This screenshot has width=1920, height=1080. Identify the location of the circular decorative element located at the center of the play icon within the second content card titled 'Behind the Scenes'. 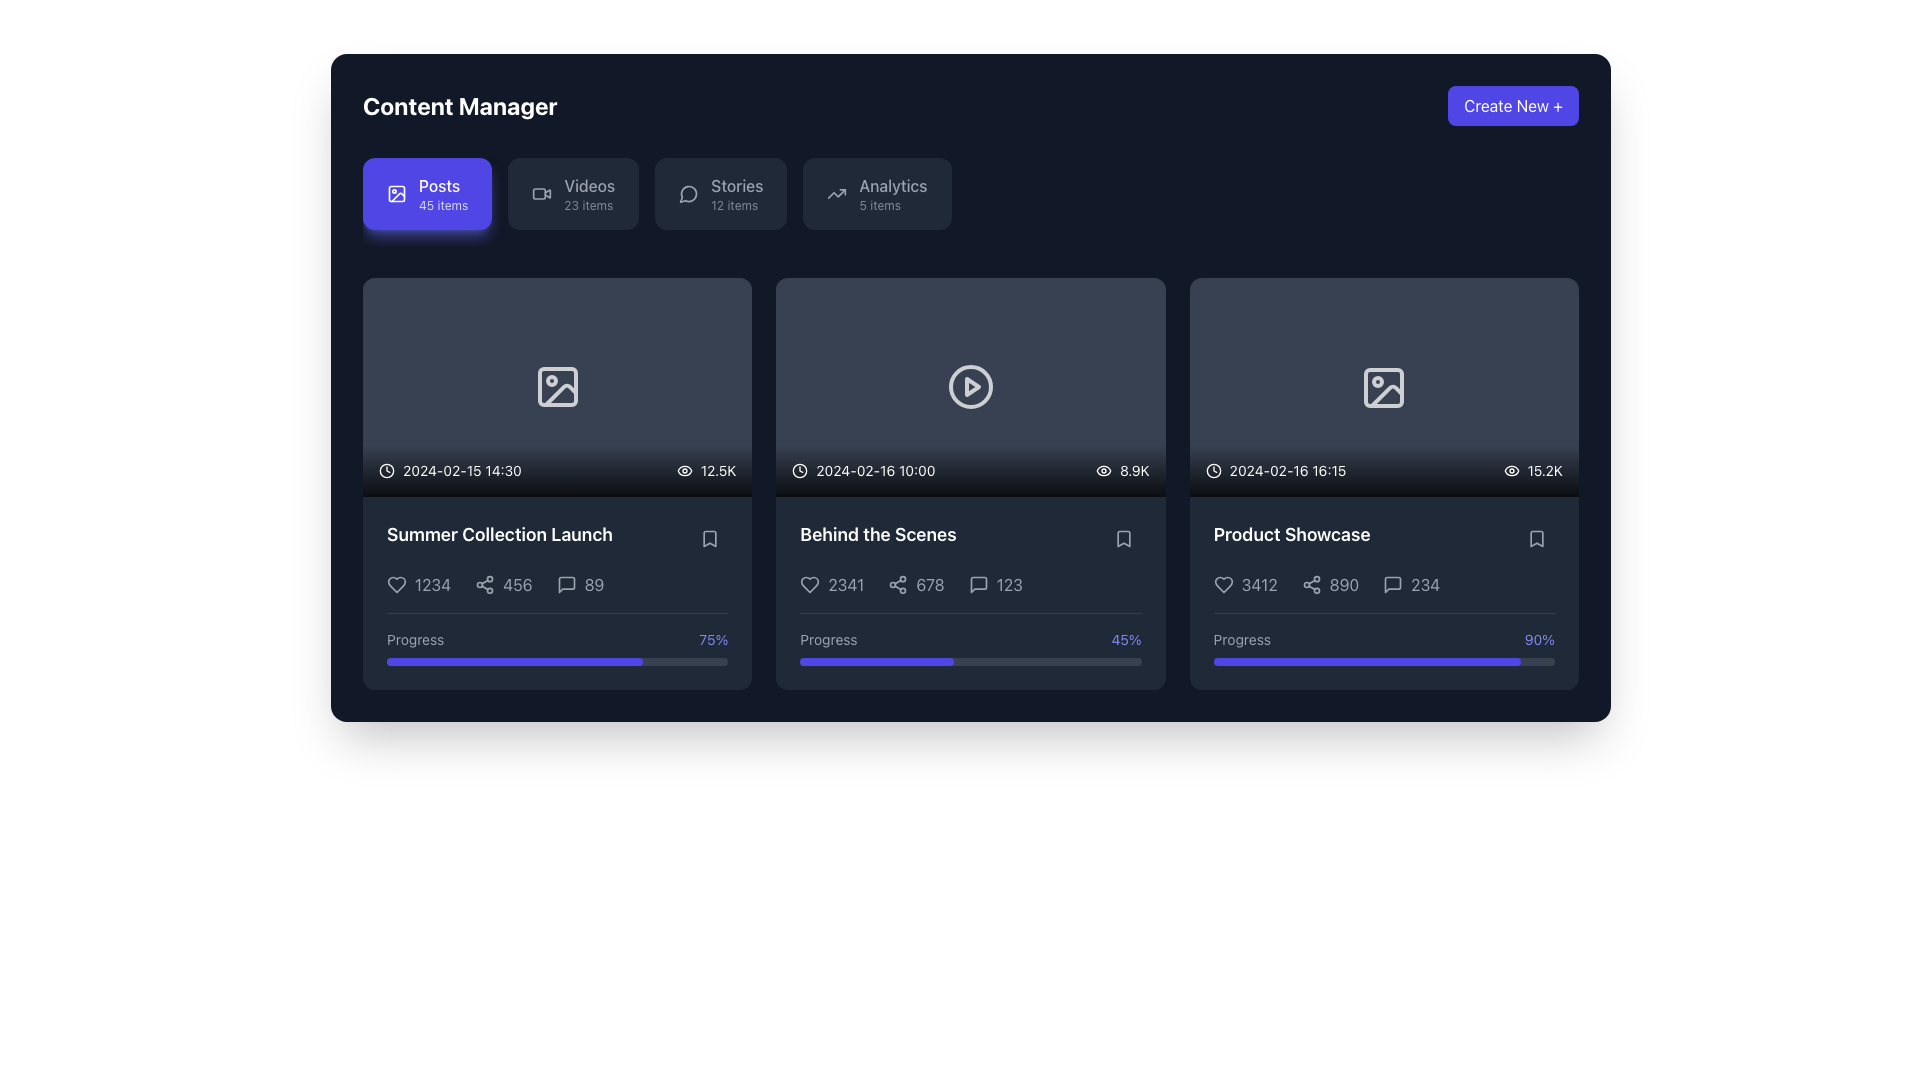
(970, 387).